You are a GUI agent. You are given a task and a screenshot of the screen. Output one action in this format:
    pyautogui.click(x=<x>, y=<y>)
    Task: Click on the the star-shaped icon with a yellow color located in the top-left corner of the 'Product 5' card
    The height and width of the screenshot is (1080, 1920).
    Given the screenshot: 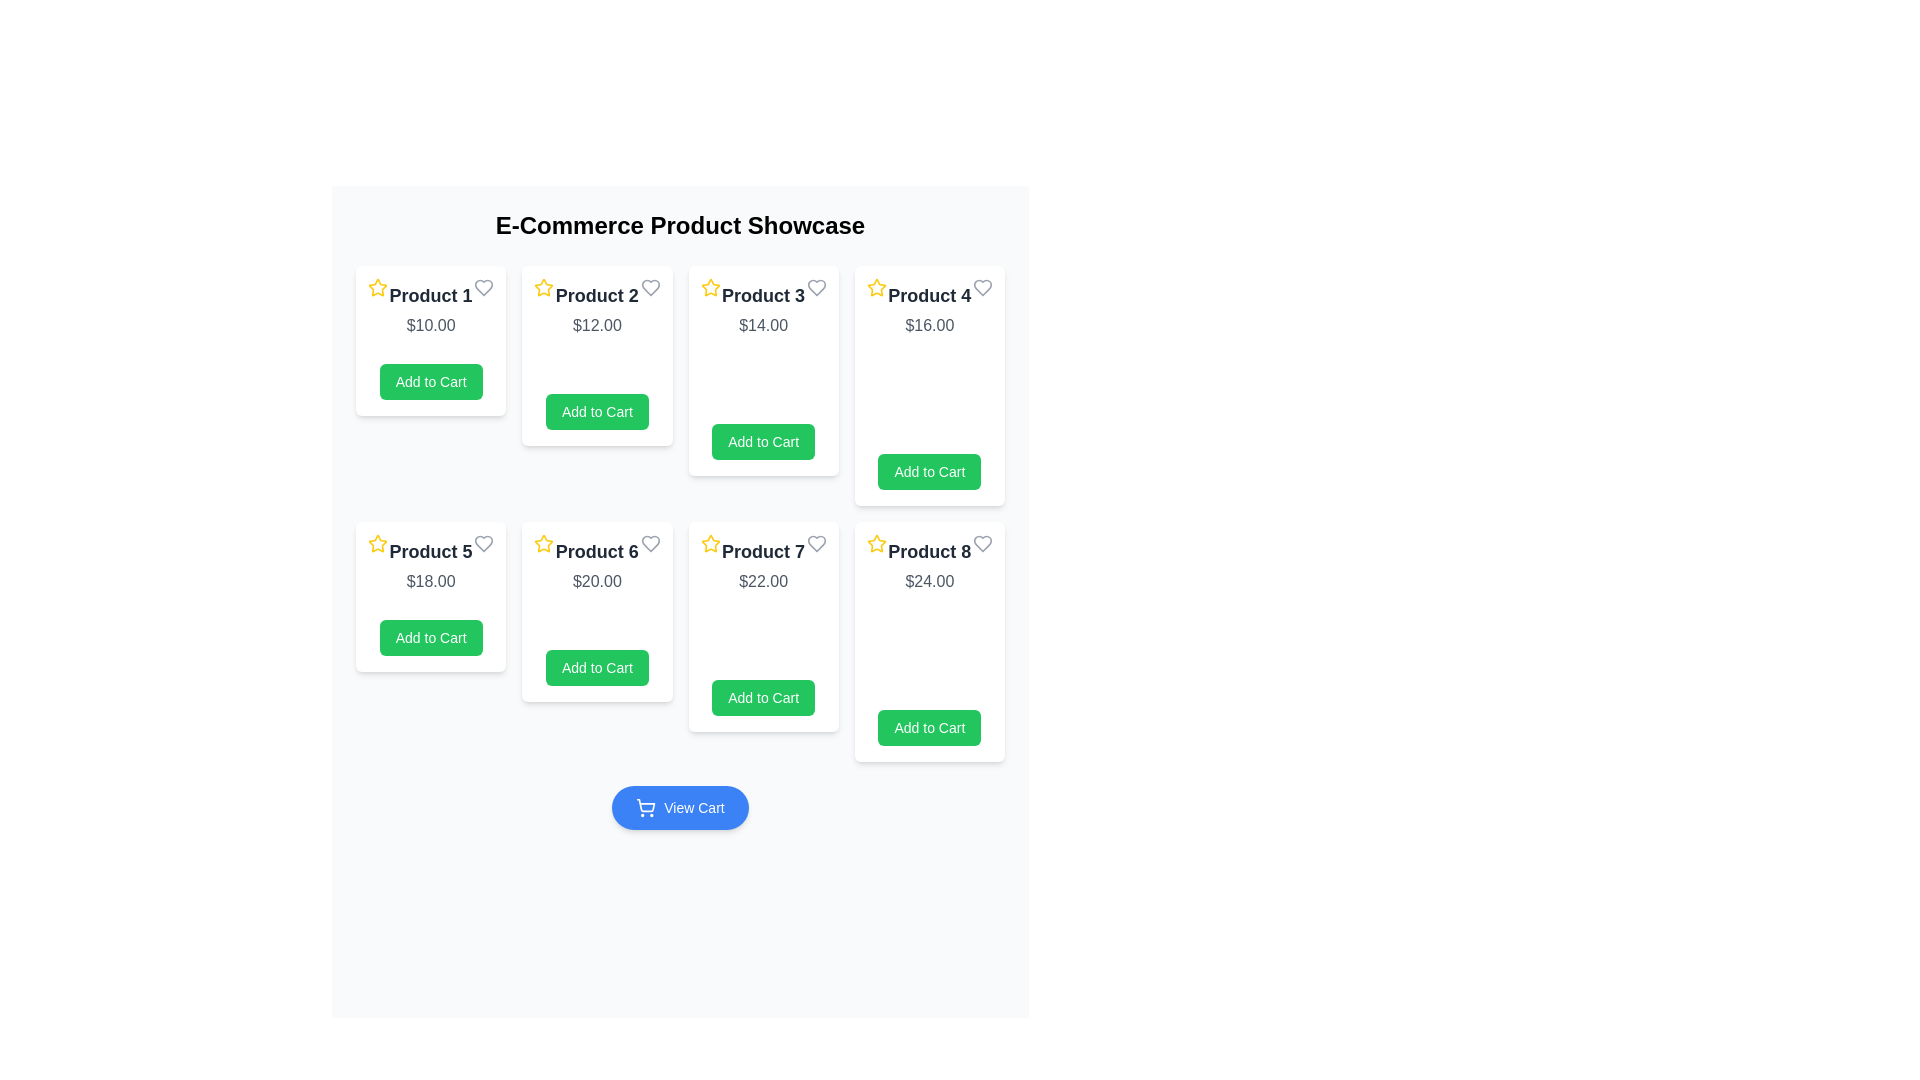 What is the action you would take?
    pyautogui.click(x=378, y=543)
    